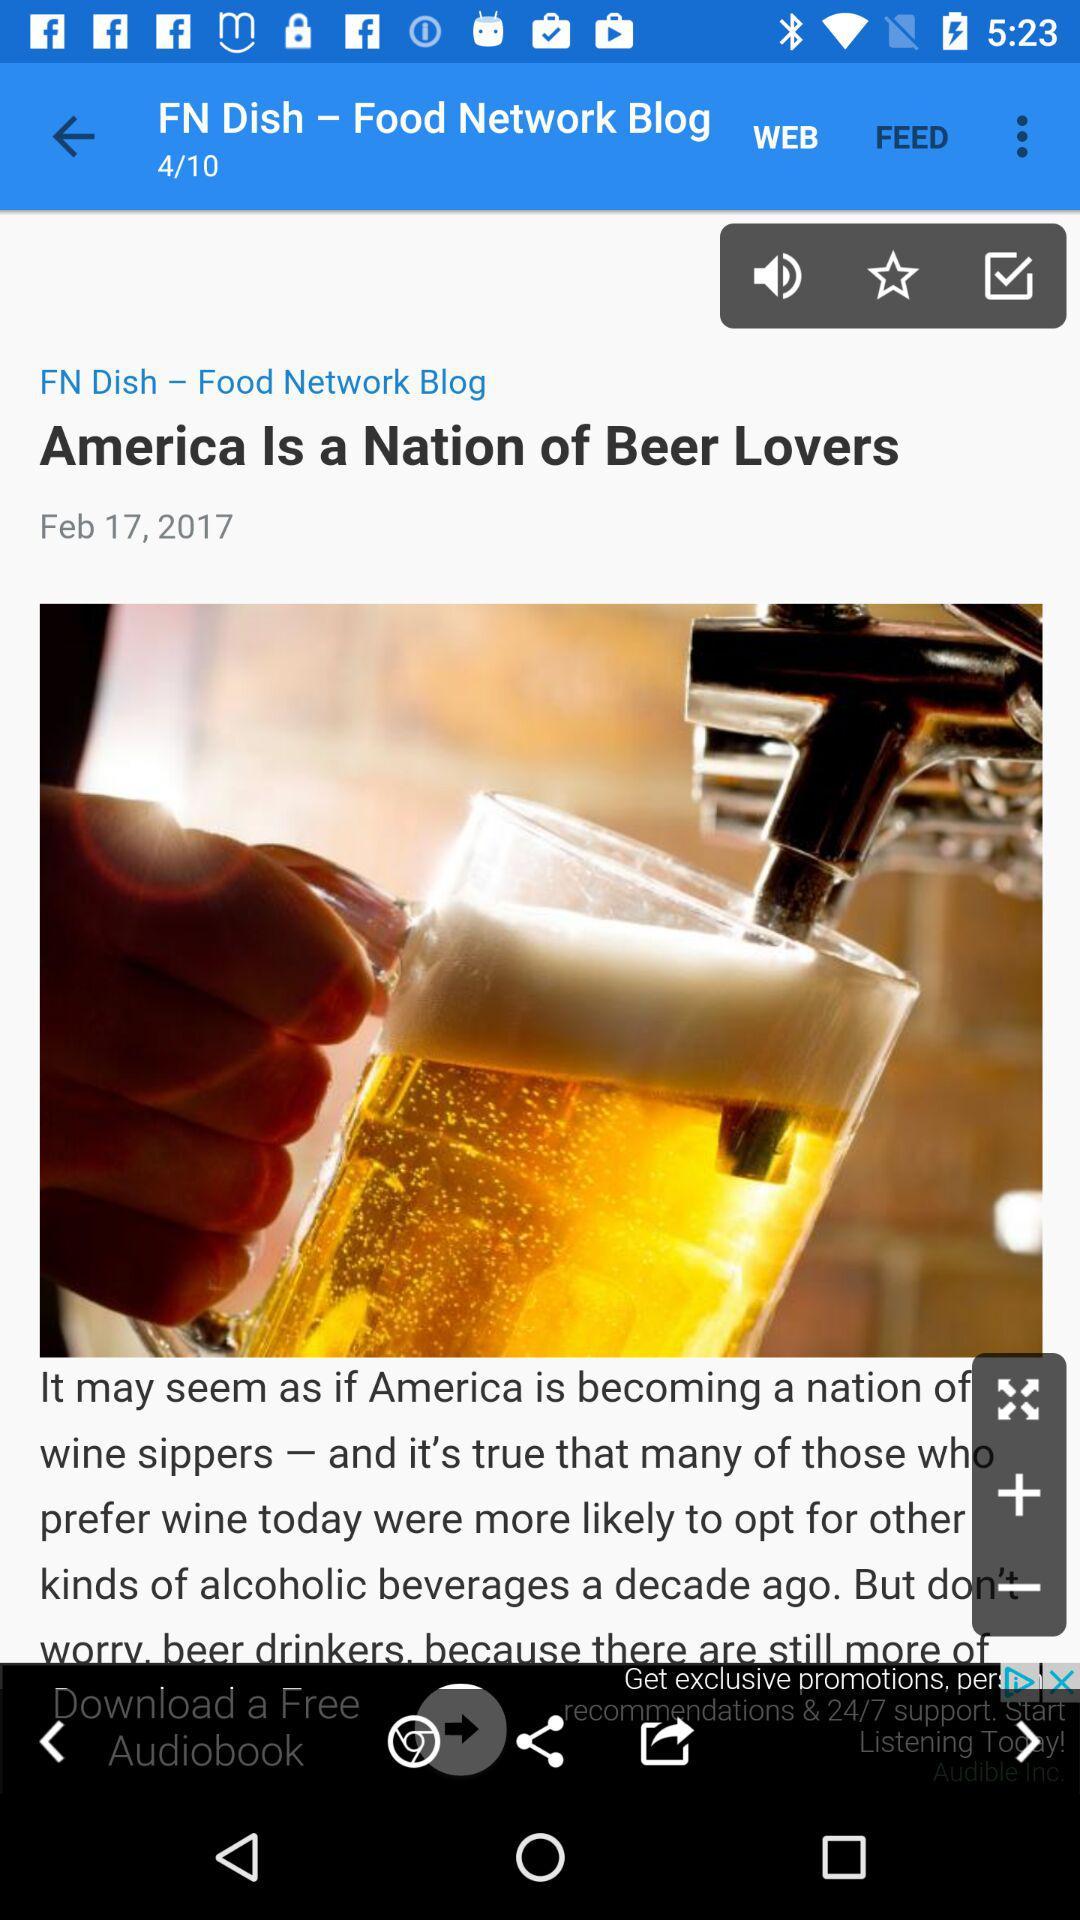  Describe the element at coordinates (1008, 274) in the screenshot. I see `the check icon` at that location.